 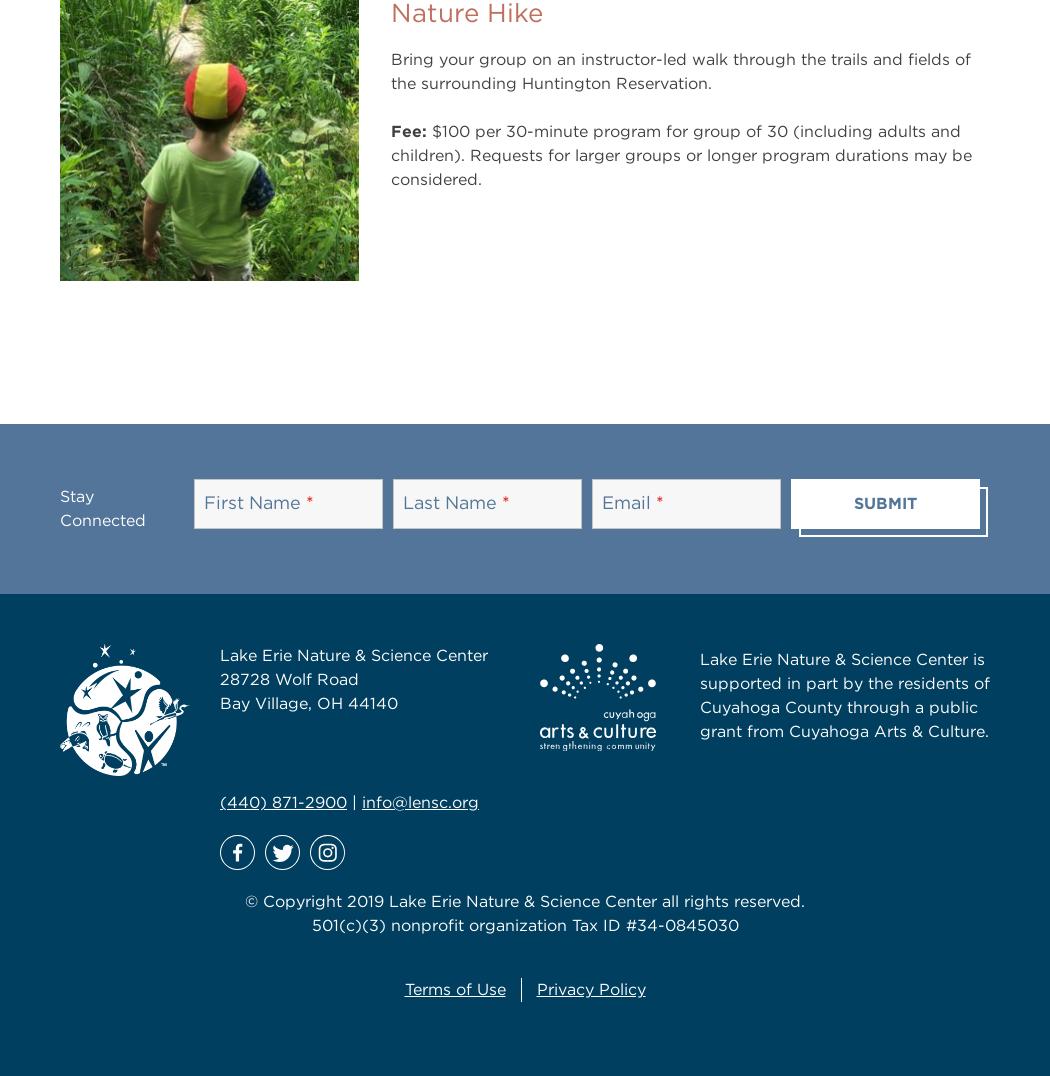 What do you see at coordinates (253, 501) in the screenshot?
I see `'First Name'` at bounding box center [253, 501].